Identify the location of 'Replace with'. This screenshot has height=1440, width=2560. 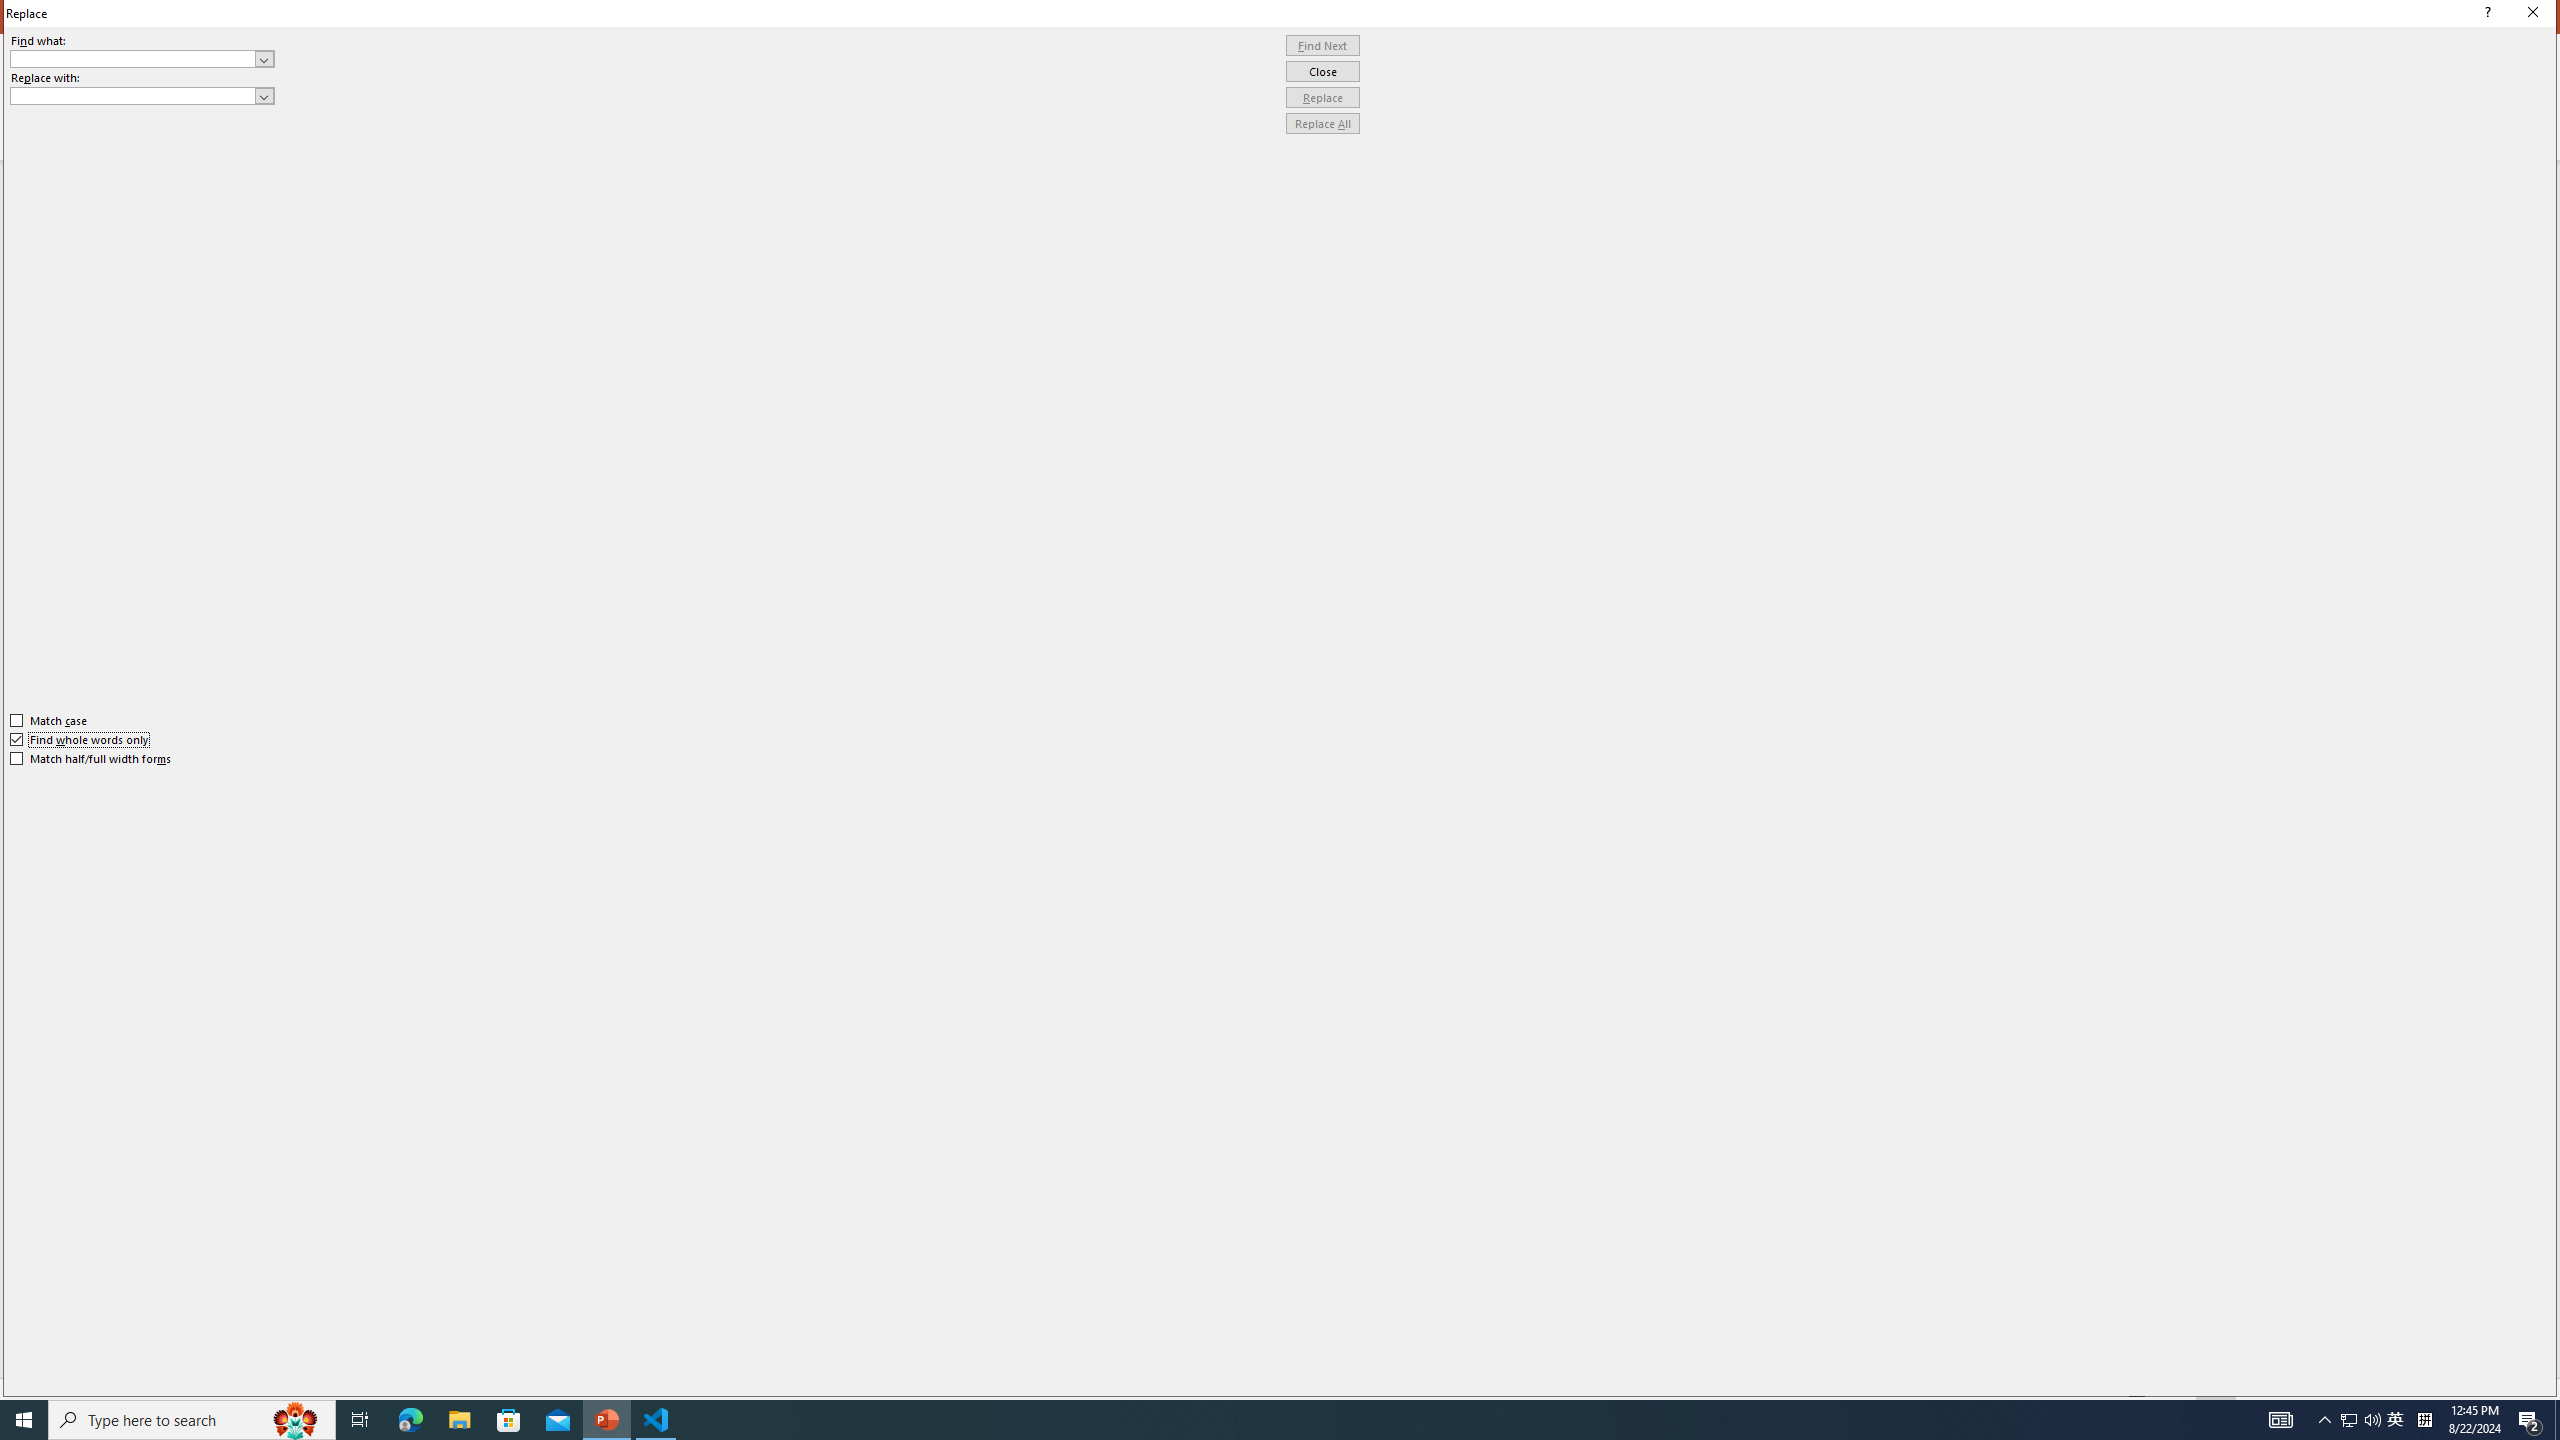
(133, 95).